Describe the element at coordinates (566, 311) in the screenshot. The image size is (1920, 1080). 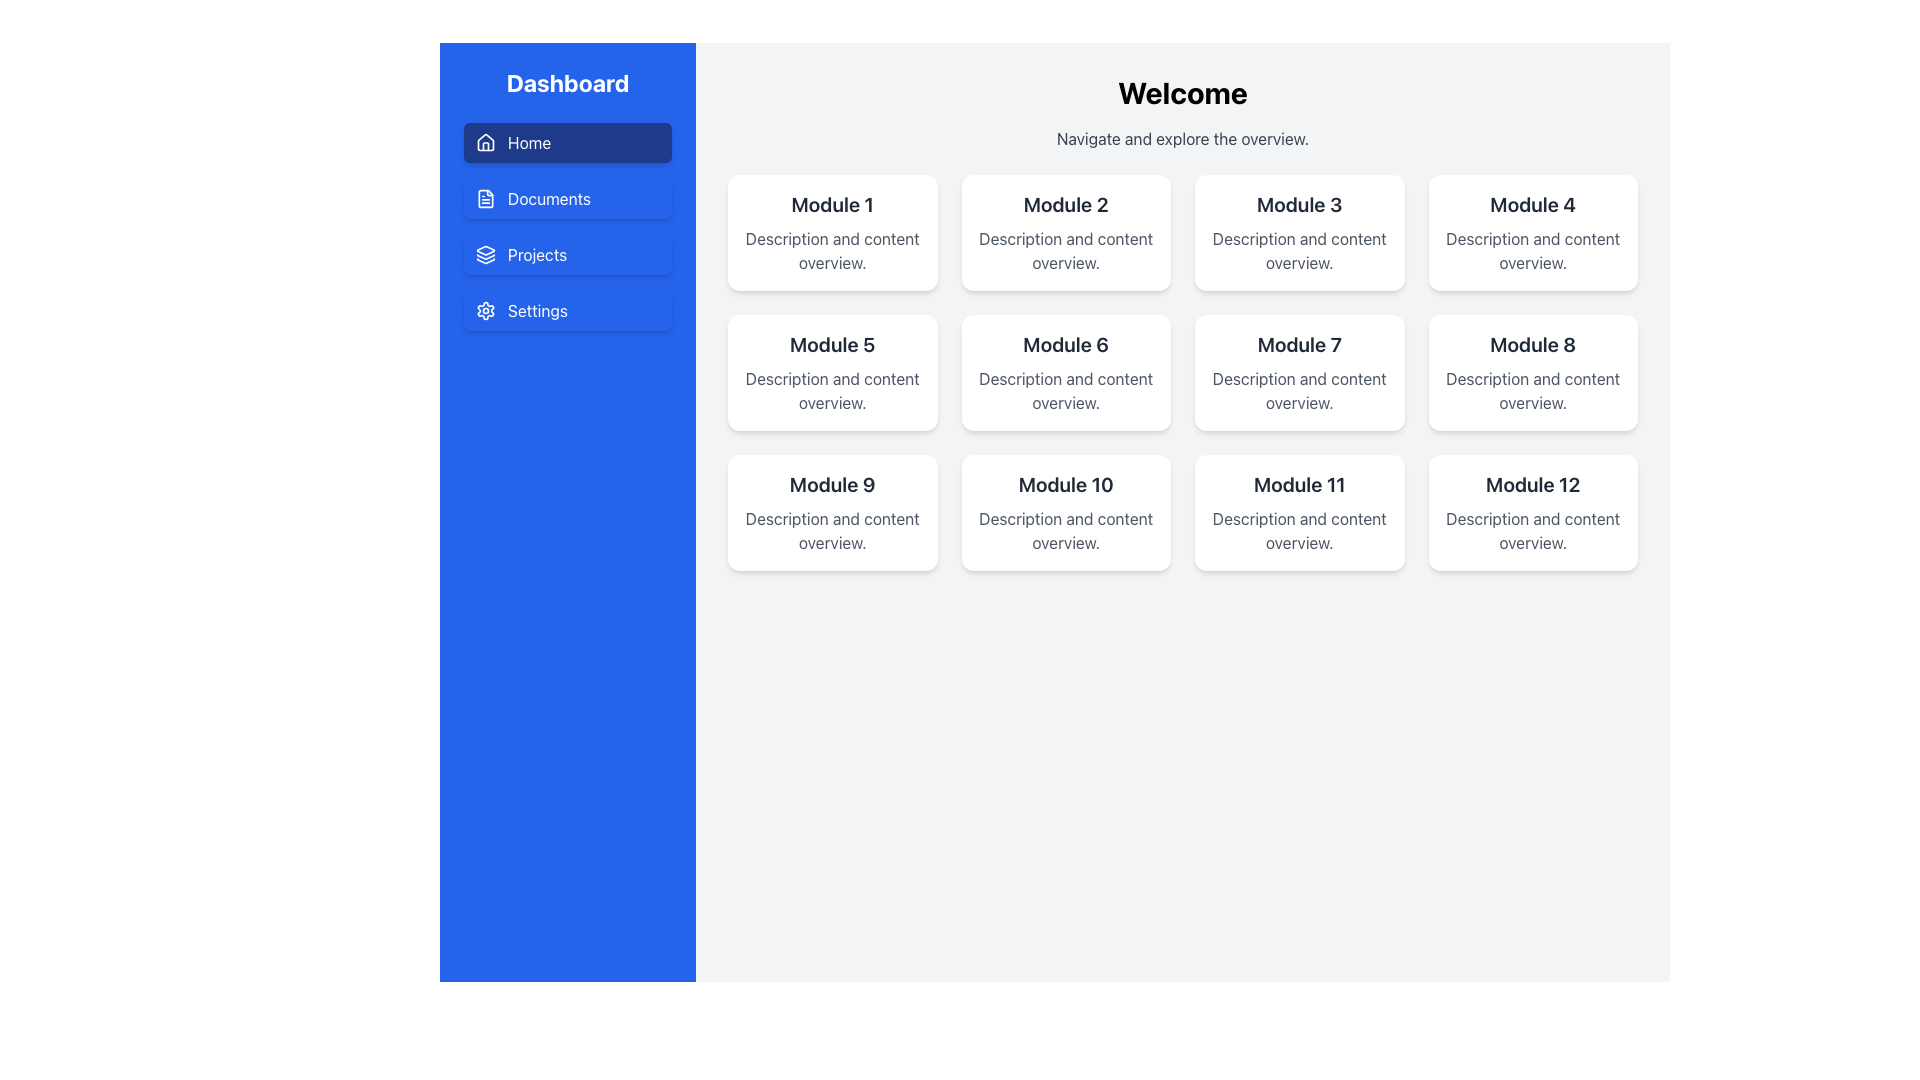
I see `the fourth button in the vertical list of menu options in the left sidebar` at that location.